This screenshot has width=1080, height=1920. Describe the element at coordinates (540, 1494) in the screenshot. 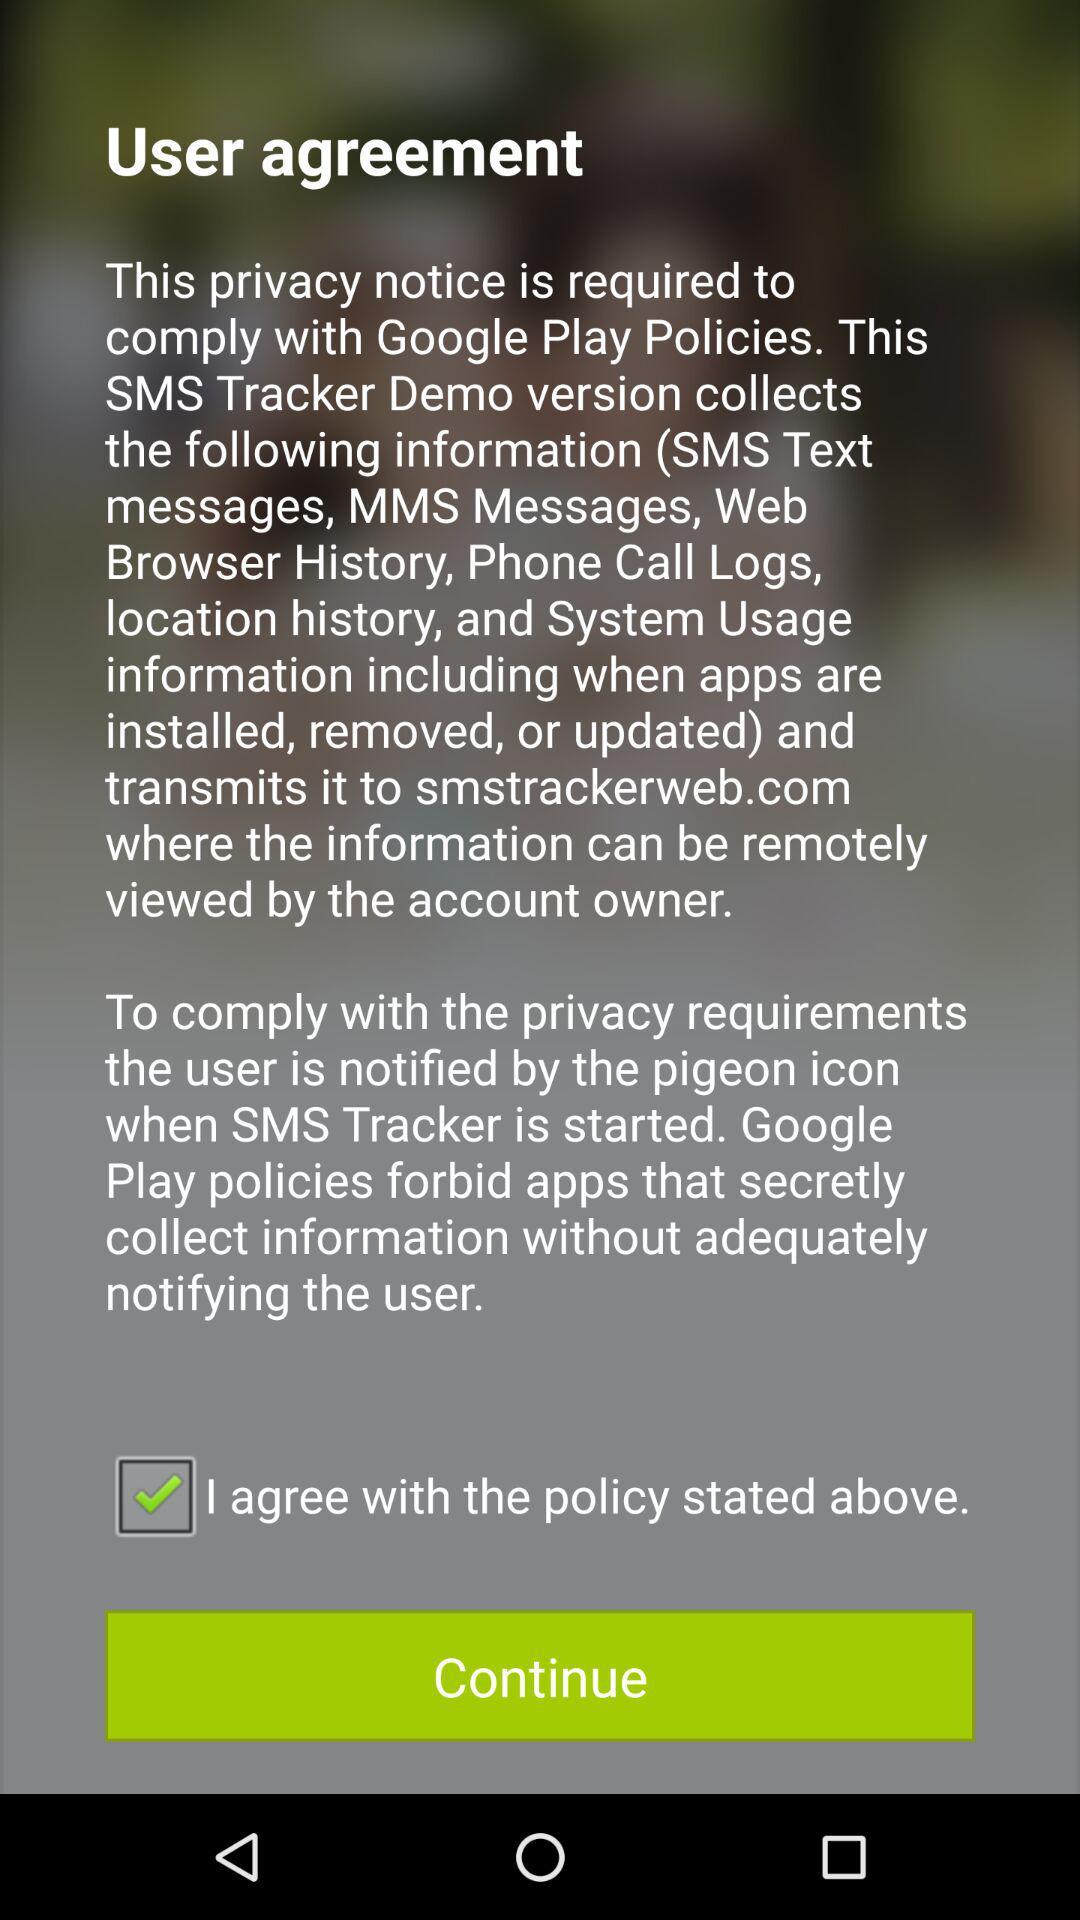

I see `item above continue item` at that location.